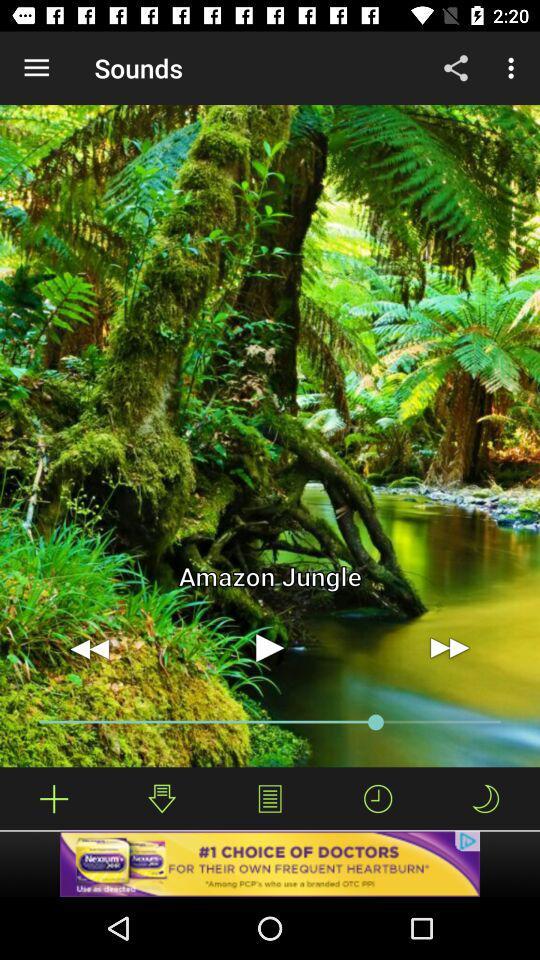 Image resolution: width=540 pixels, height=960 pixels. Describe the element at coordinates (485, 798) in the screenshot. I see `night mode icon which is right to timer icon` at that location.